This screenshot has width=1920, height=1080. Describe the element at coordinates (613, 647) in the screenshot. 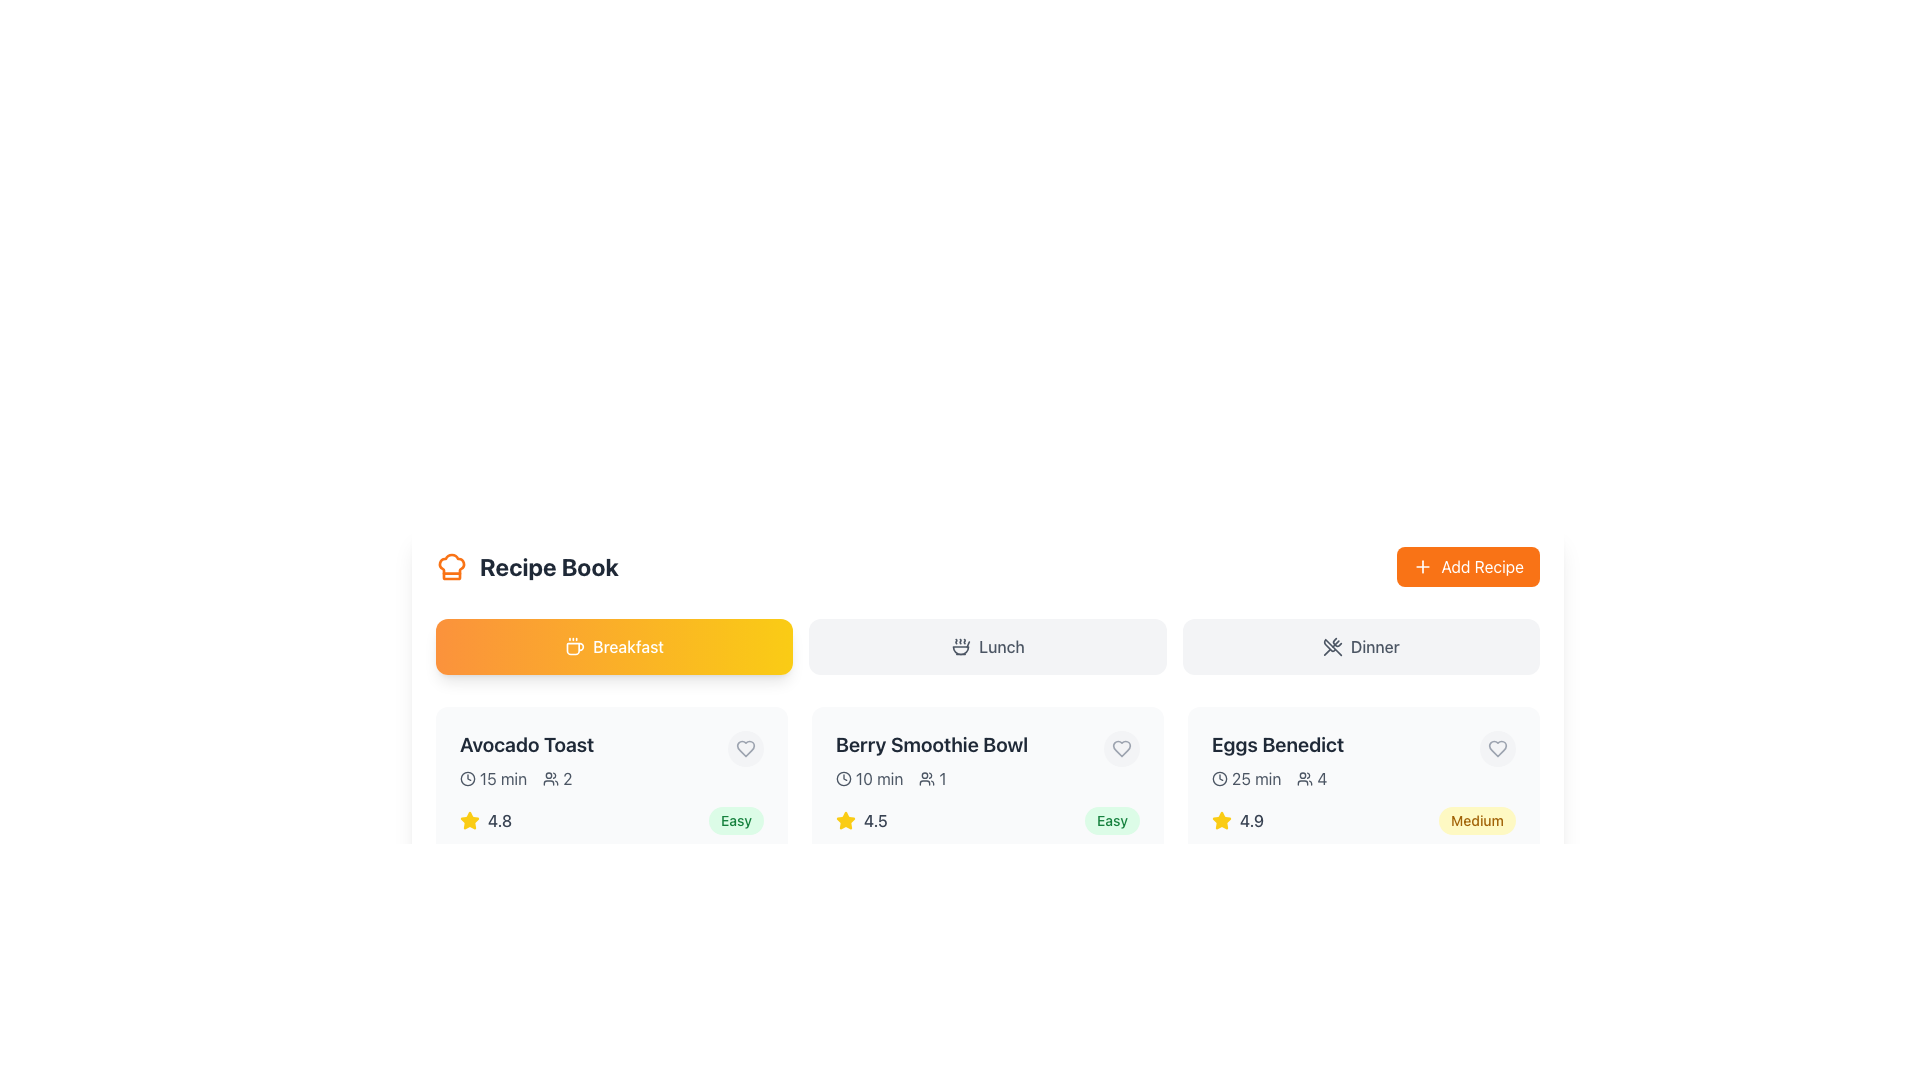

I see `the rectangular button labeled 'Breakfast', which features a cup icon and a gradient from orange to yellow` at that location.